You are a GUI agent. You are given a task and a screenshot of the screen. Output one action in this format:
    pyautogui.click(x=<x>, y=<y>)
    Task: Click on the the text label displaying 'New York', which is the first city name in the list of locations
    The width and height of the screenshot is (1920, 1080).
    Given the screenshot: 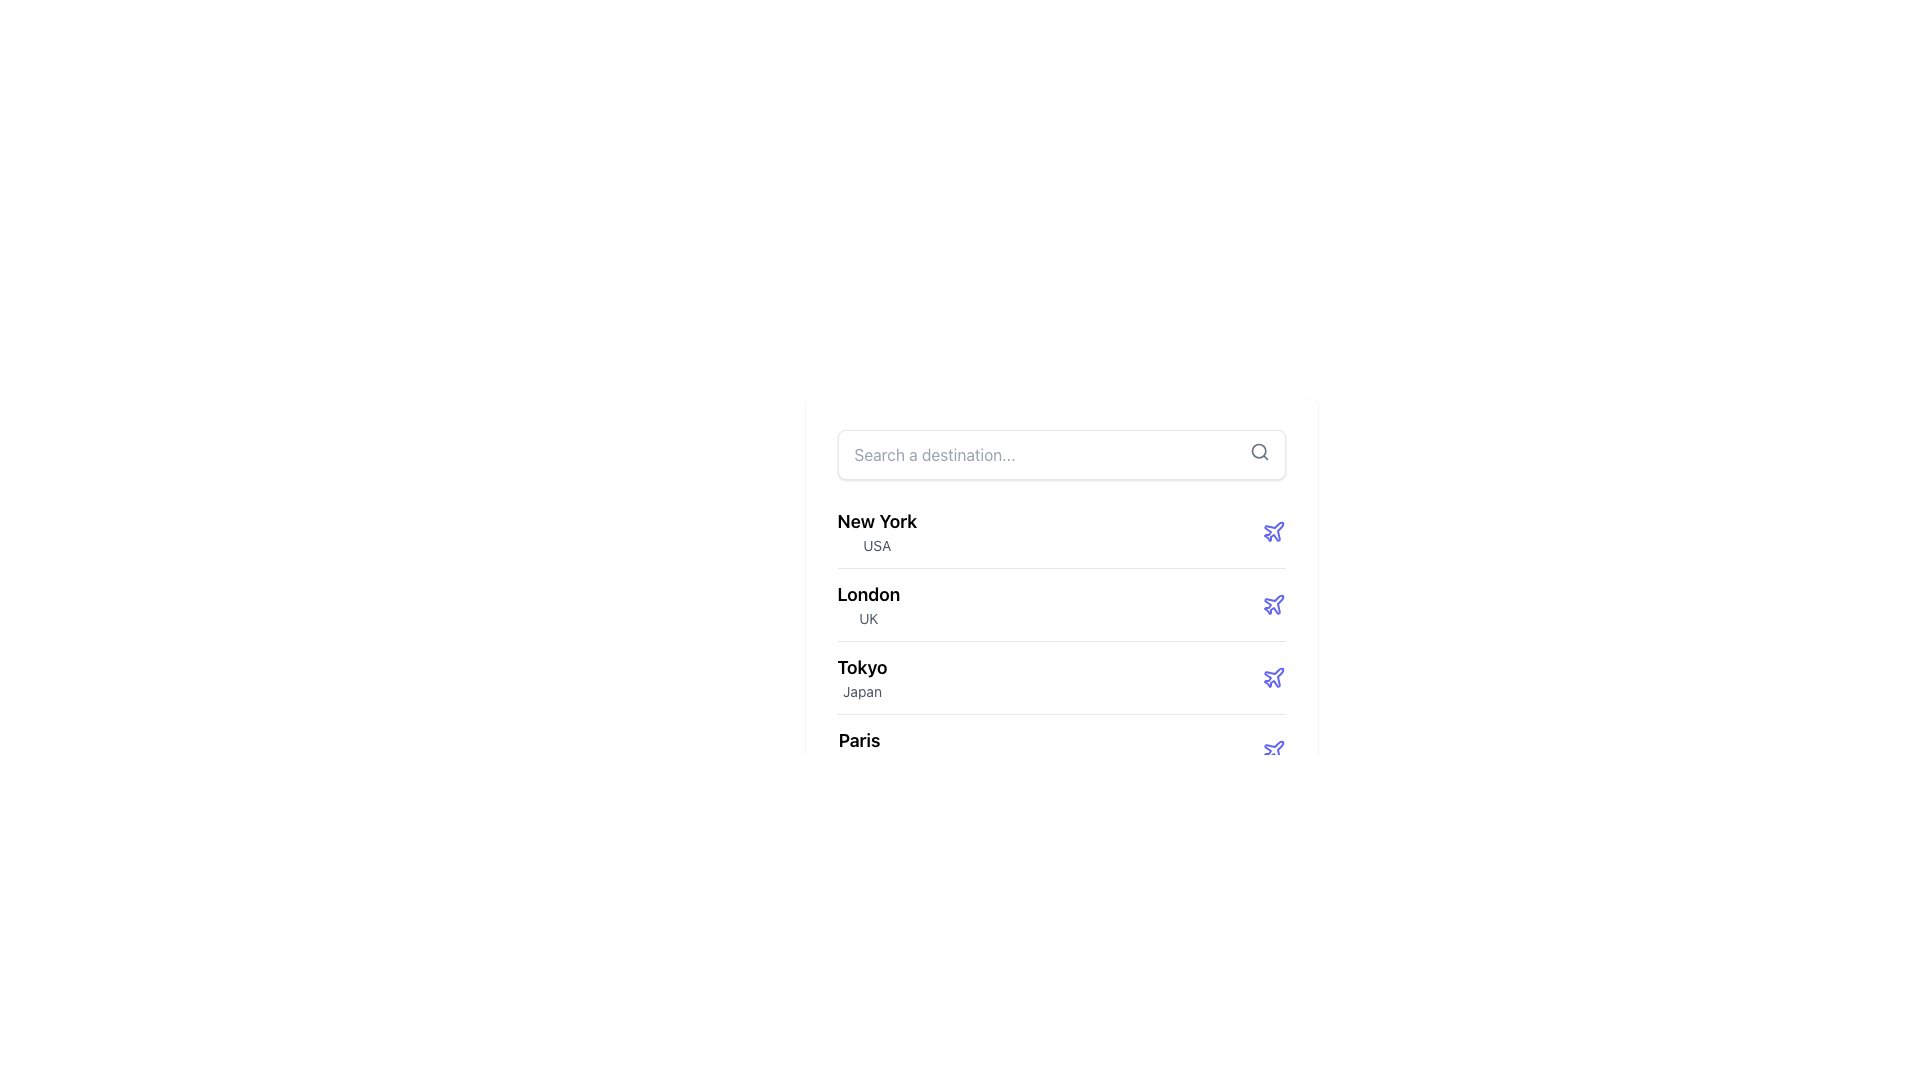 What is the action you would take?
    pyautogui.click(x=877, y=520)
    